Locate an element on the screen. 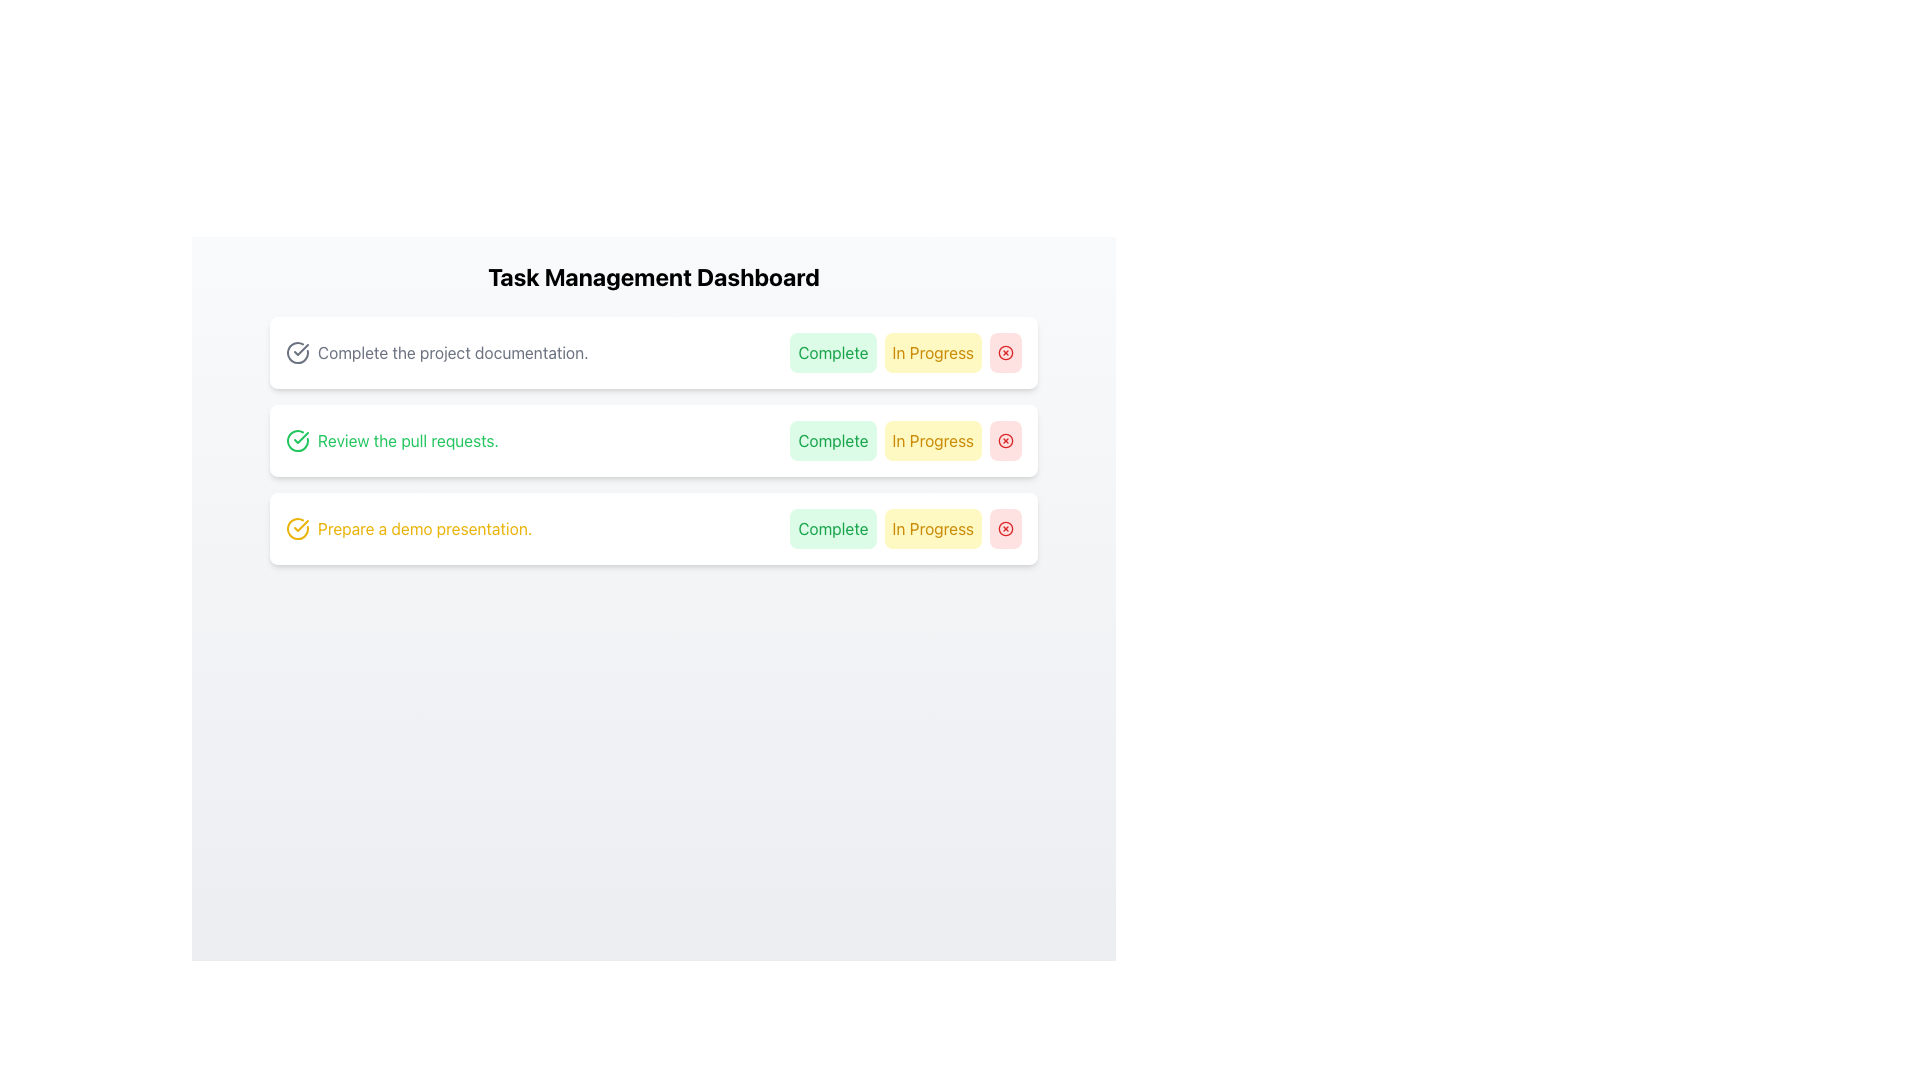  the 'In Progress' button located in the middle row of the task list, positioned between the 'Complete' button and a circular red button with a cross icon for keyboard navigation is located at coordinates (932, 439).